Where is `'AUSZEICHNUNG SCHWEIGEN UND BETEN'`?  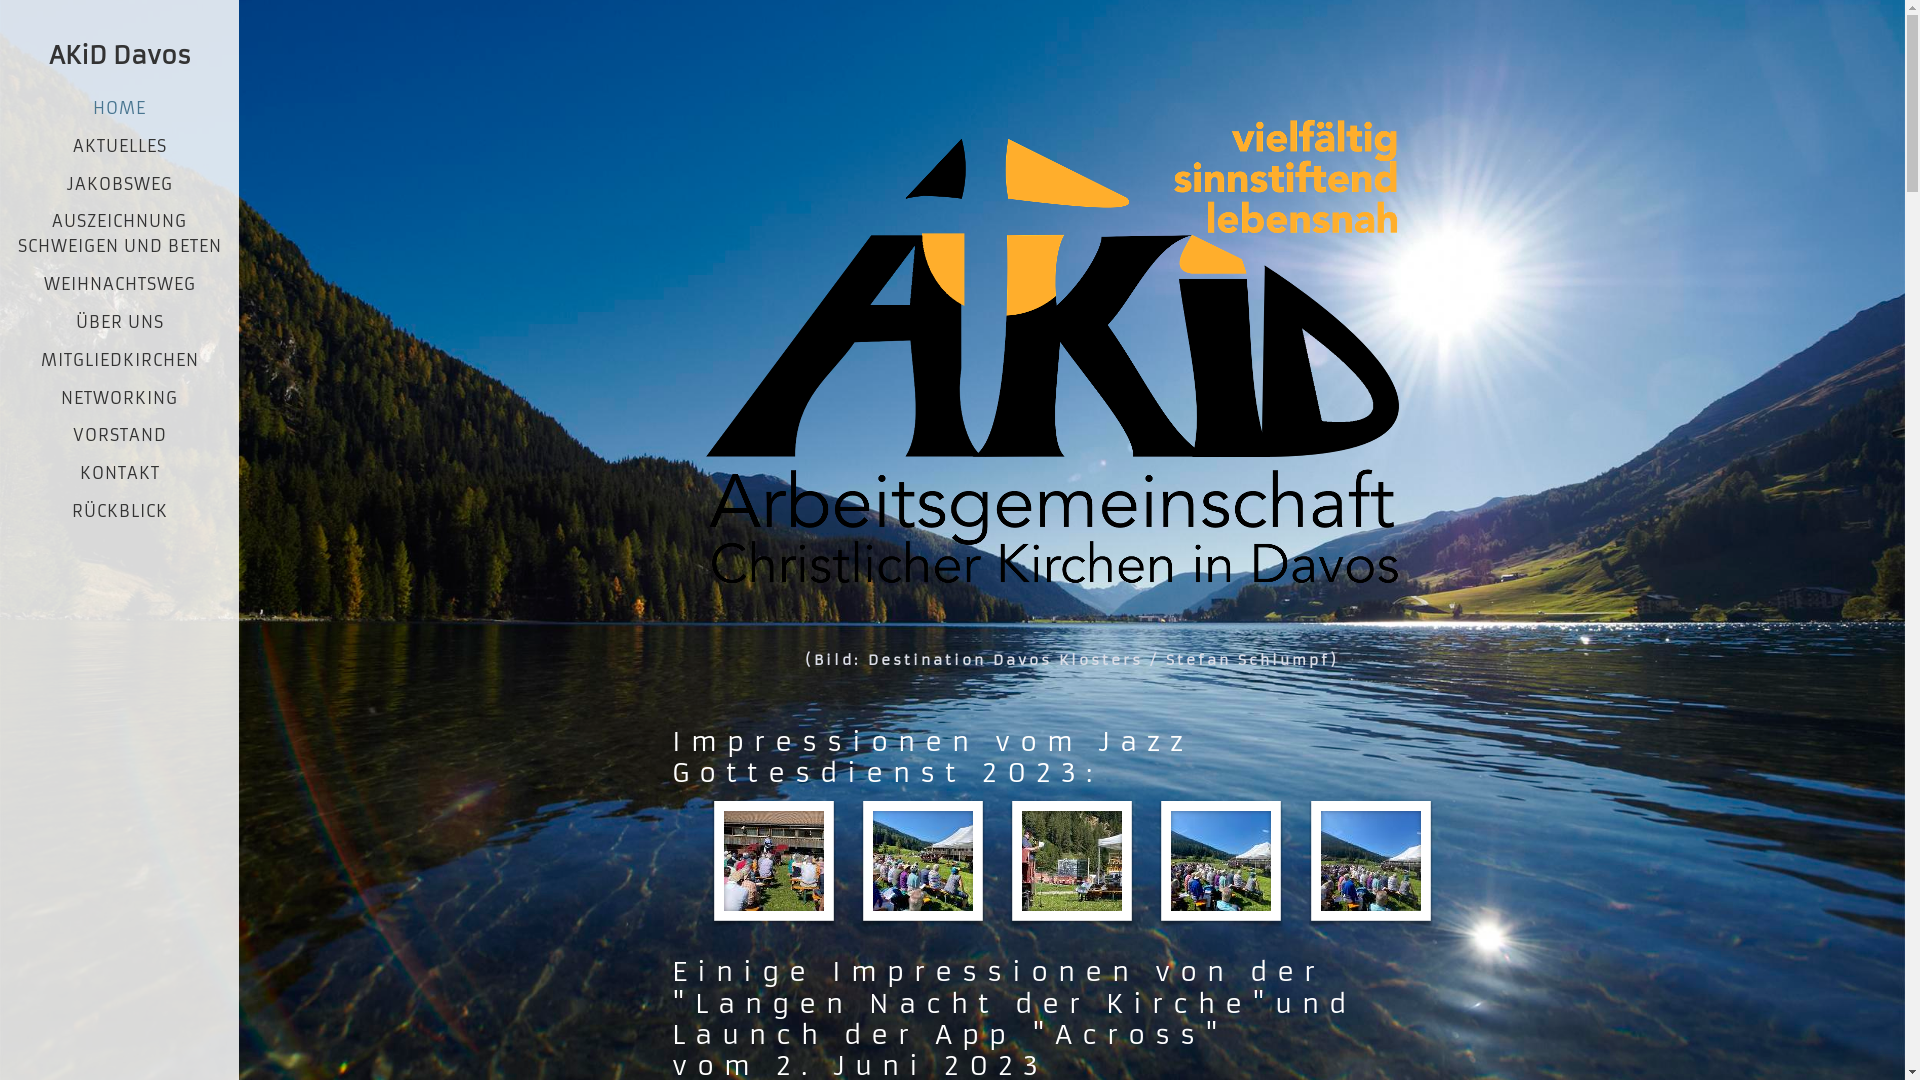 'AUSZEICHNUNG SCHWEIGEN UND BETEN' is located at coordinates (119, 232).